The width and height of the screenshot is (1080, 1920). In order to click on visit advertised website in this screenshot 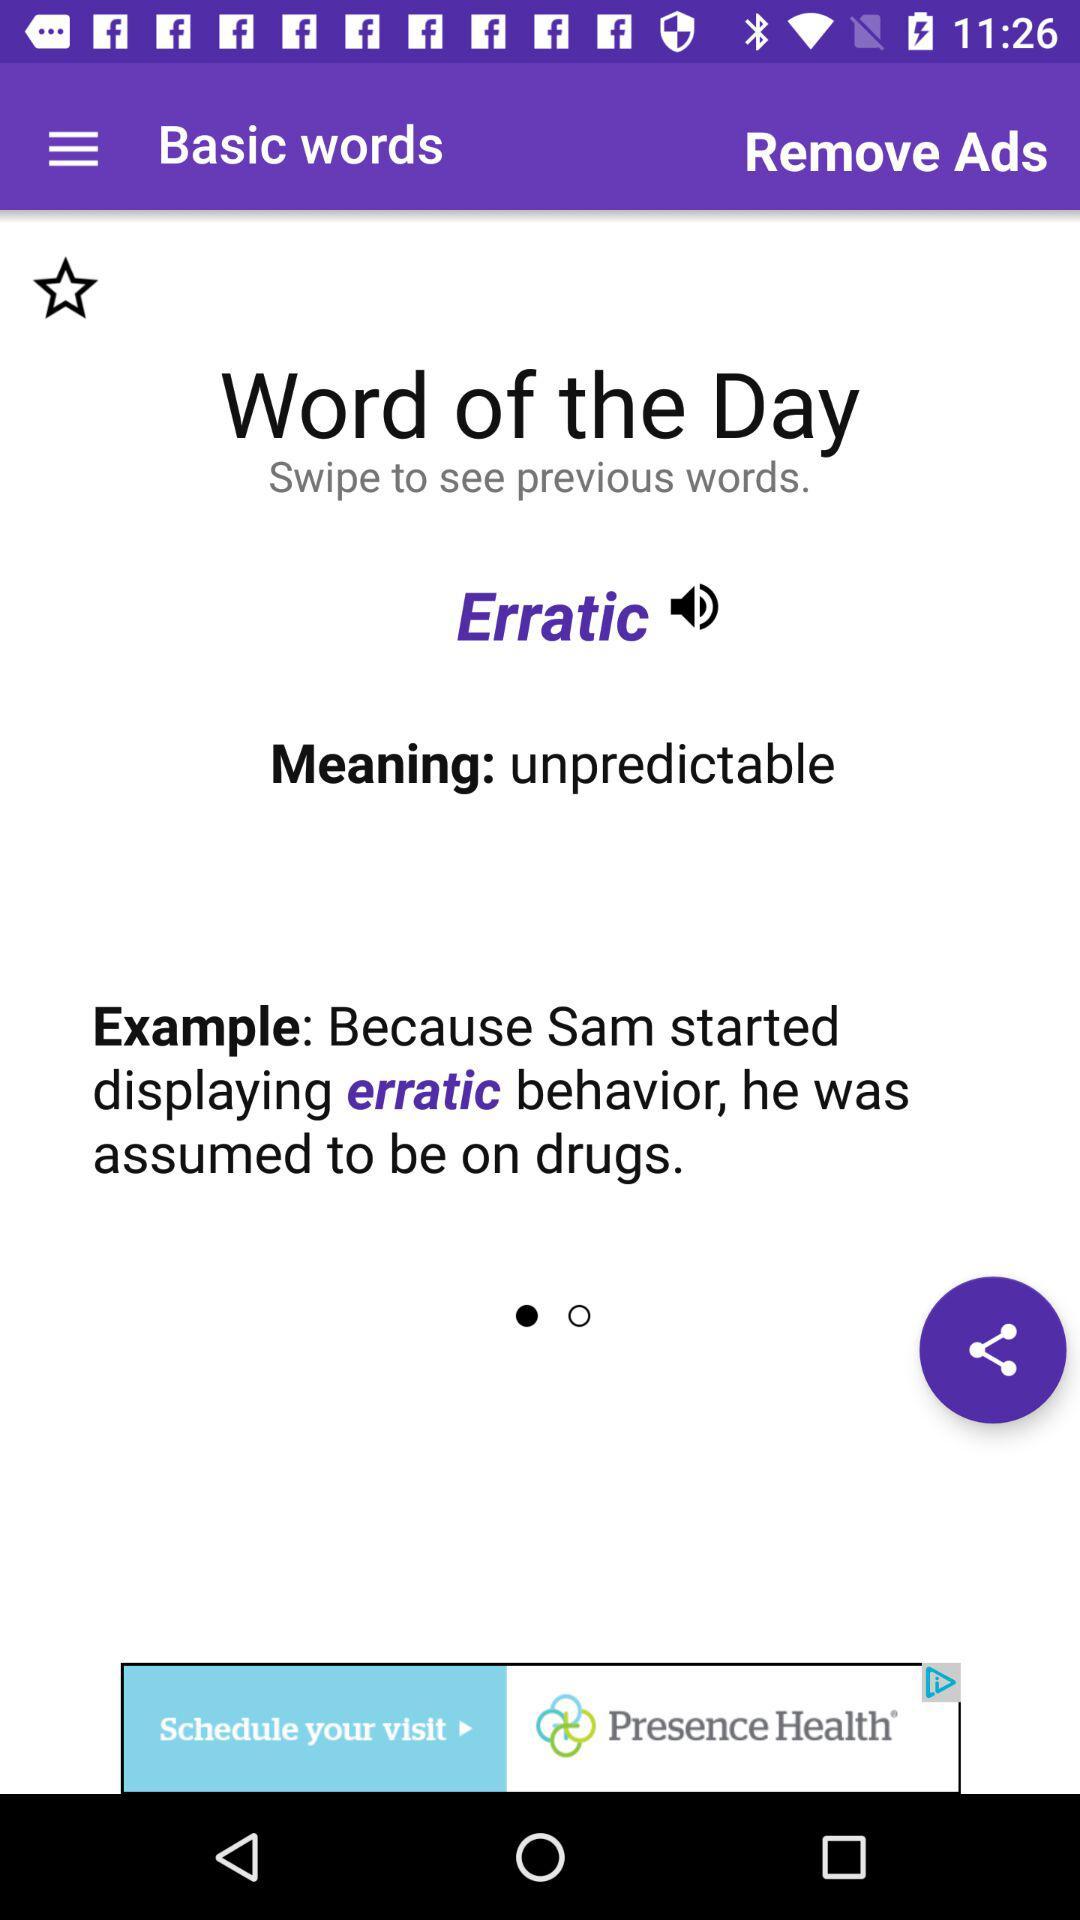, I will do `click(540, 1727)`.